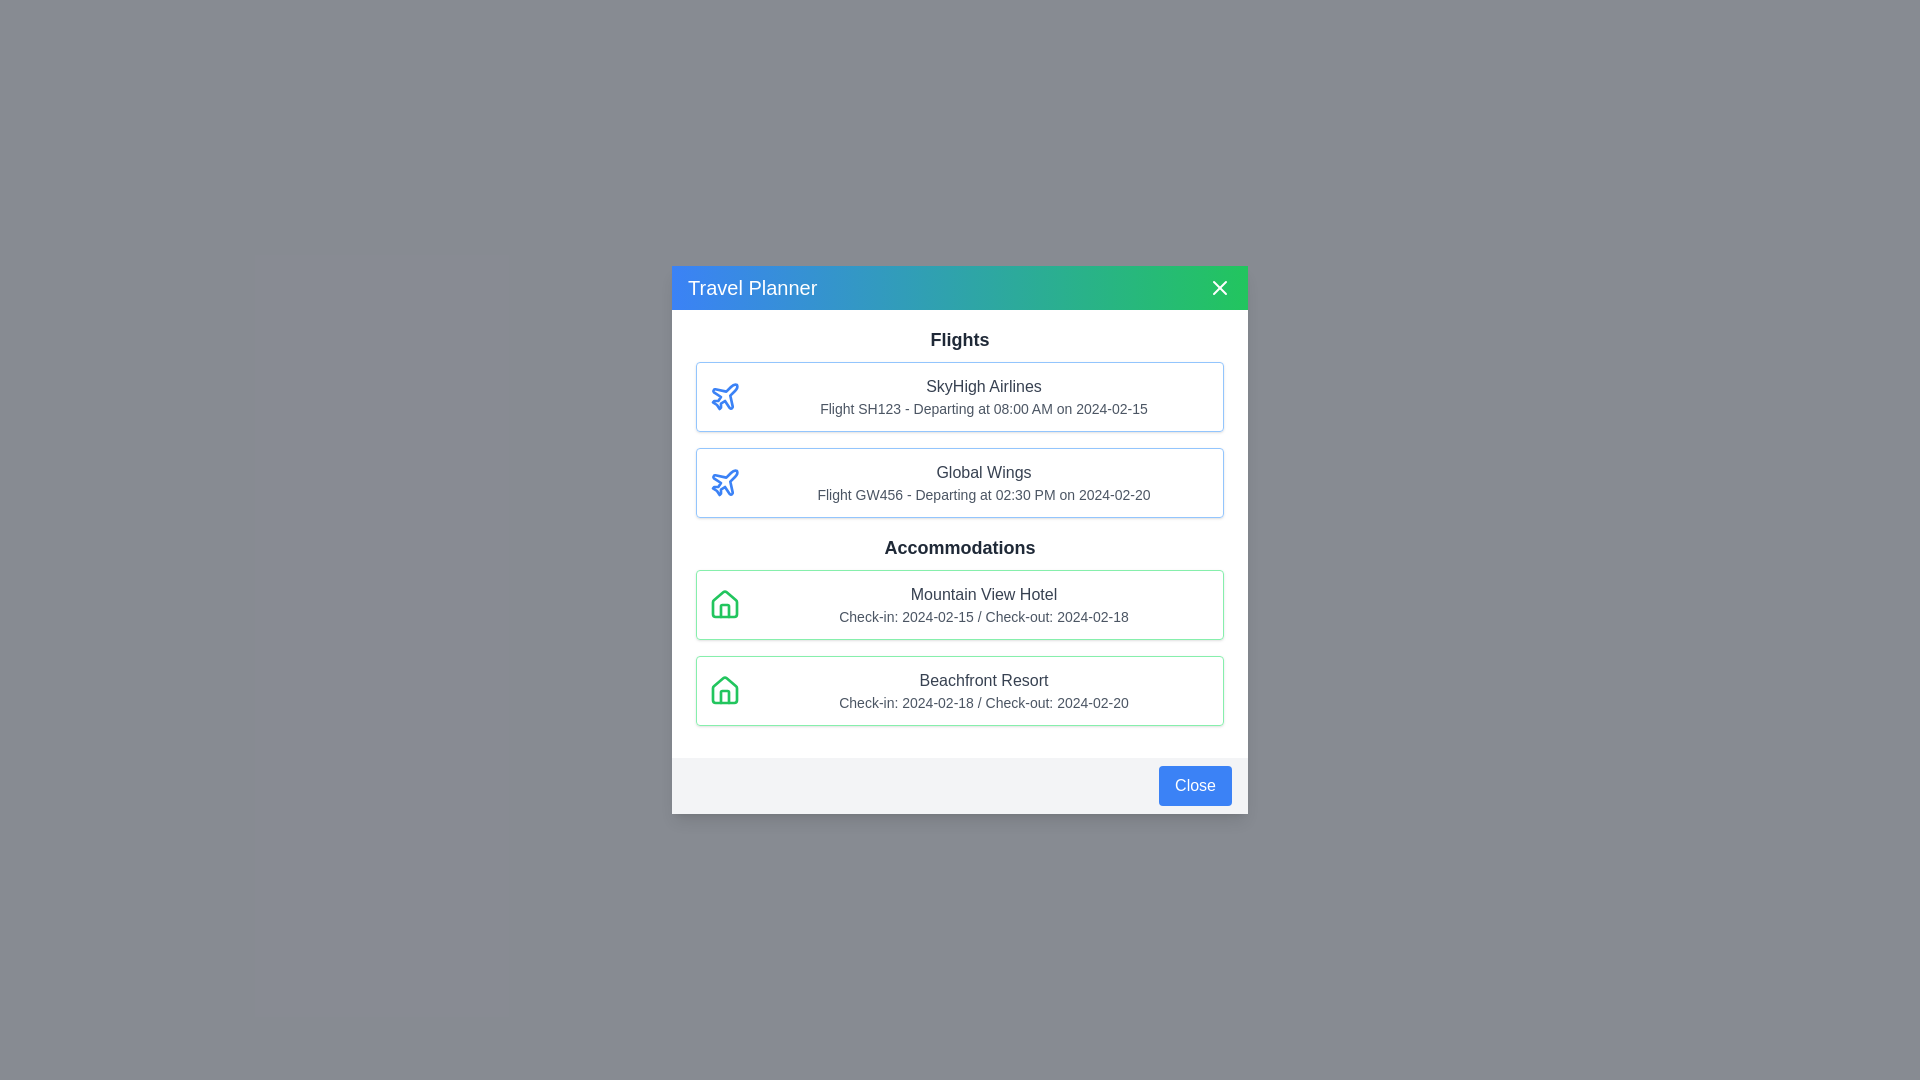 This screenshot has height=1080, width=1920. I want to click on the button located at the bottom-right corner of the 'Travel Planner' dialog, so click(960, 785).